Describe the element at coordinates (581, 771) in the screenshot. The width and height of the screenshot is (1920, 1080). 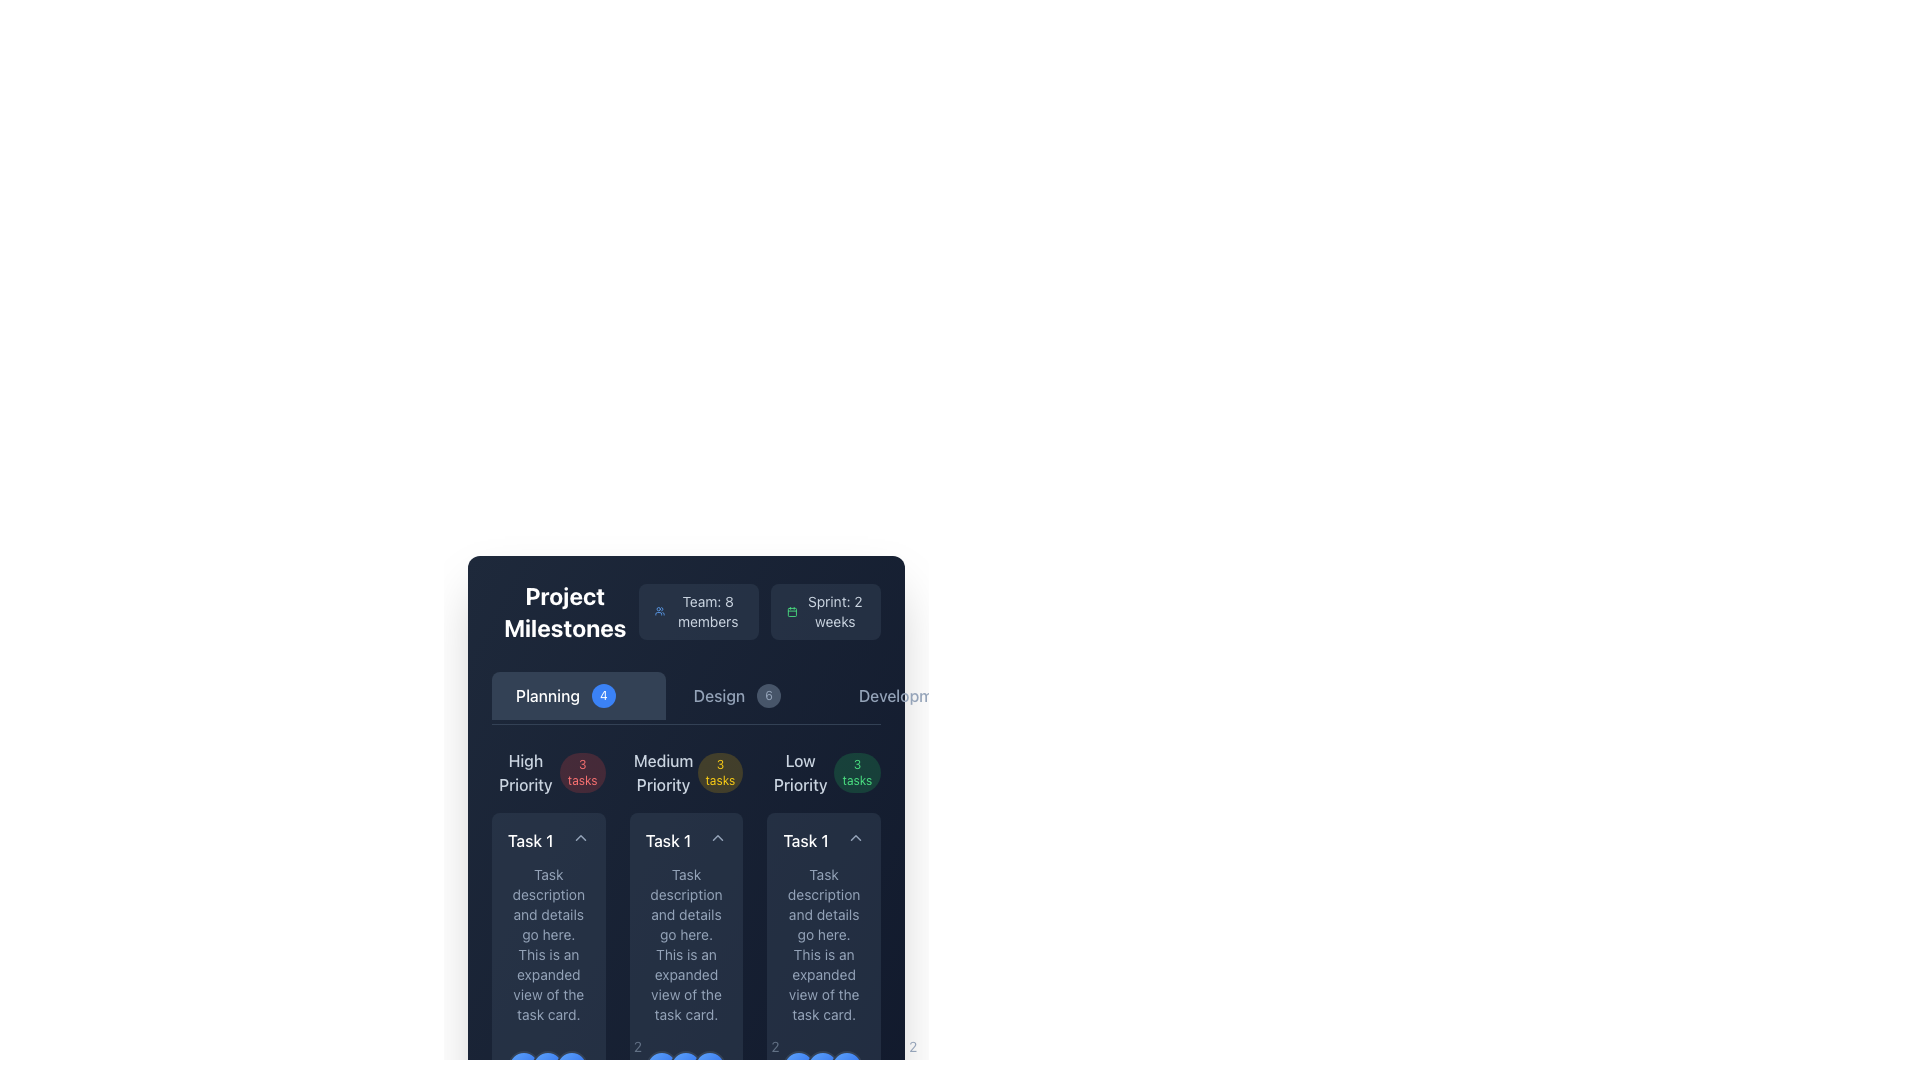
I see `the visual indicator label showing the number of tasks classified under the 'High Priority' category` at that location.